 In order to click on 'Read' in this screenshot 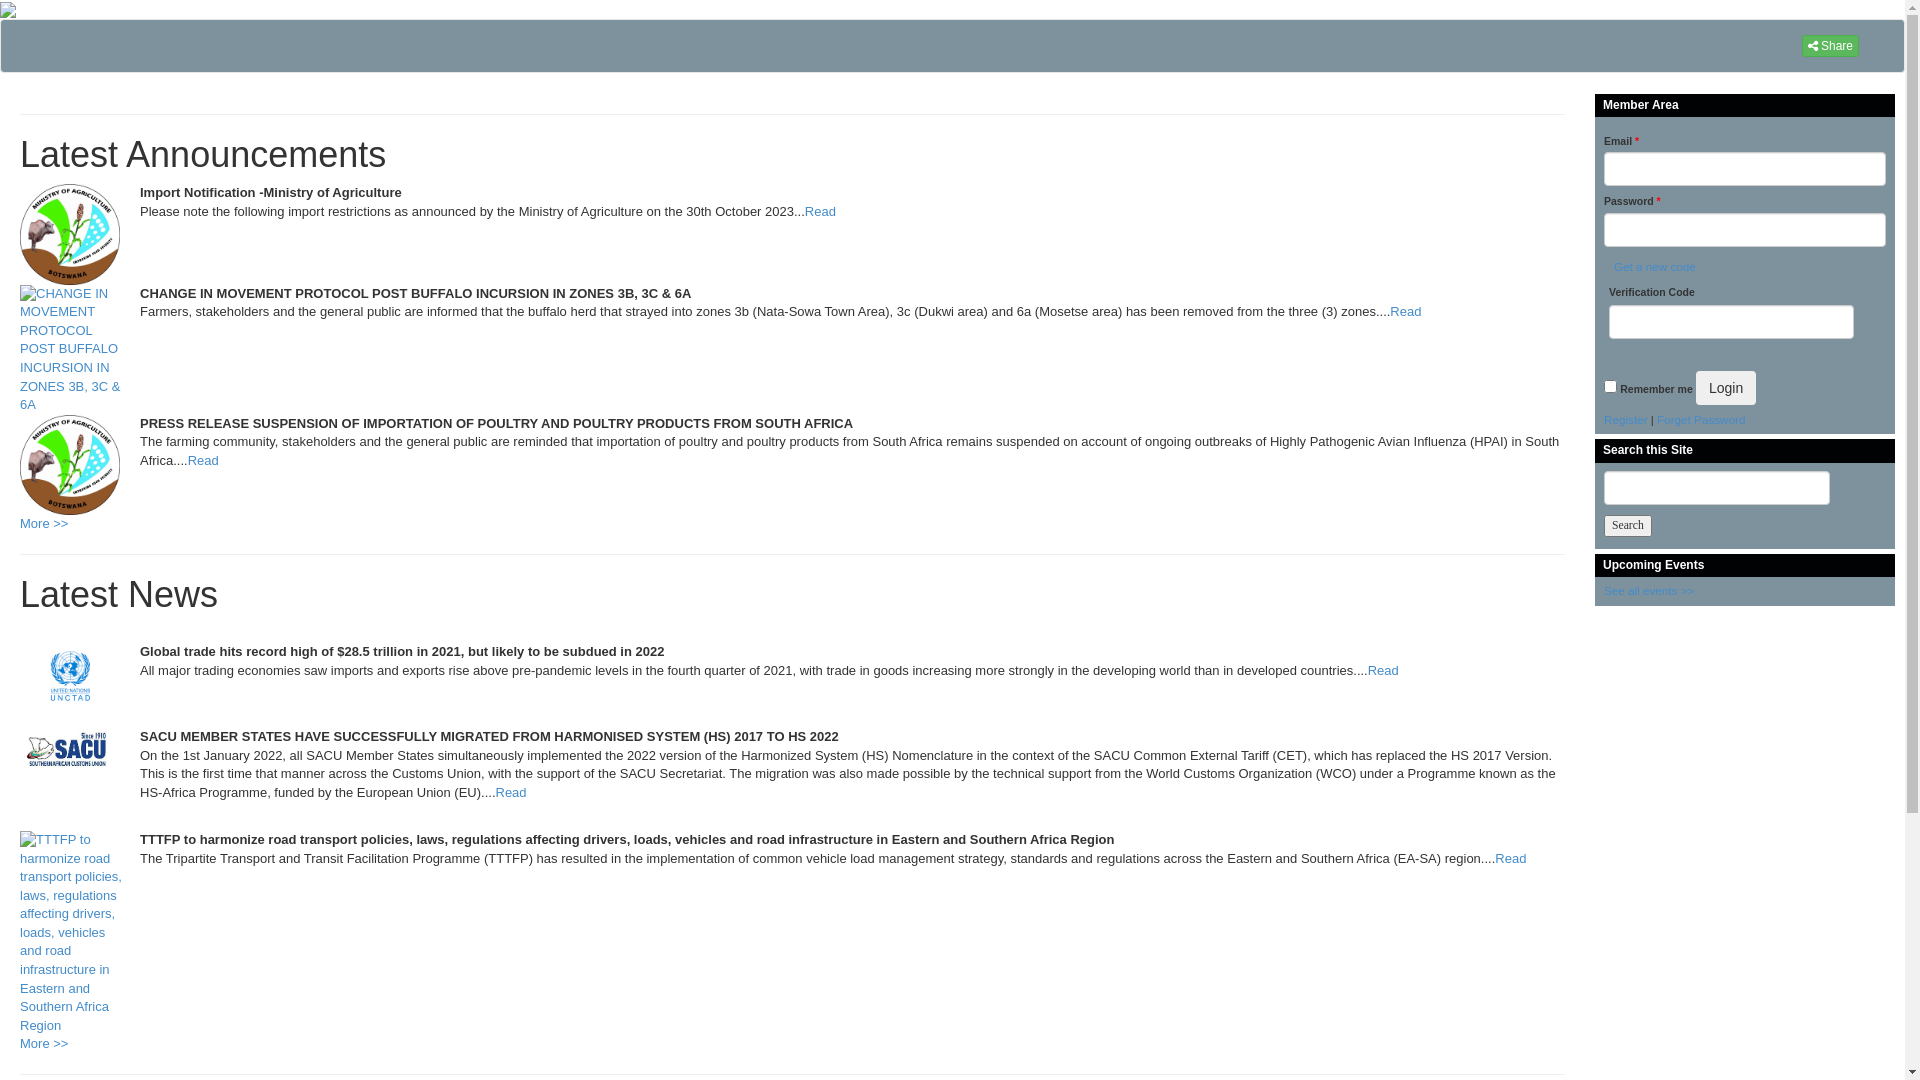, I will do `click(187, 460)`.